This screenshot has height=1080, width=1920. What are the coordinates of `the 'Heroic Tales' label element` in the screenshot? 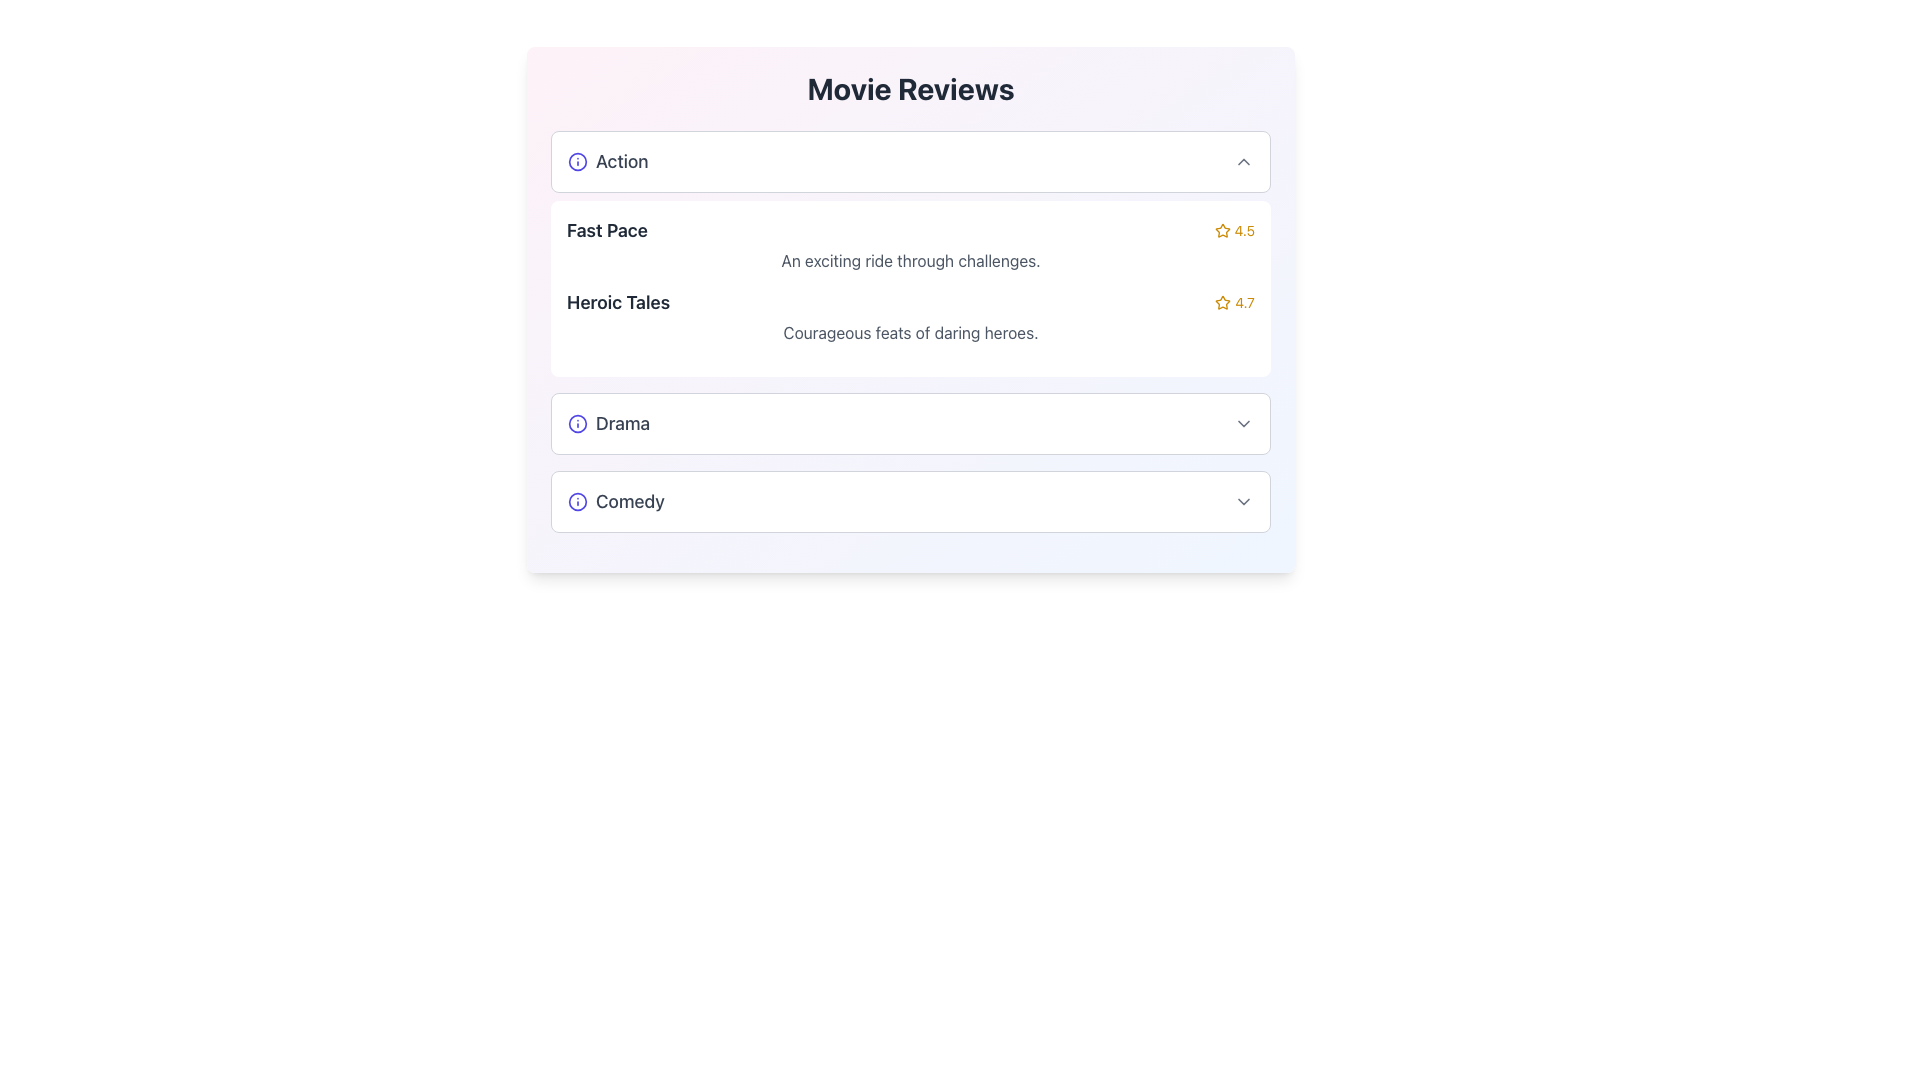 It's located at (910, 303).